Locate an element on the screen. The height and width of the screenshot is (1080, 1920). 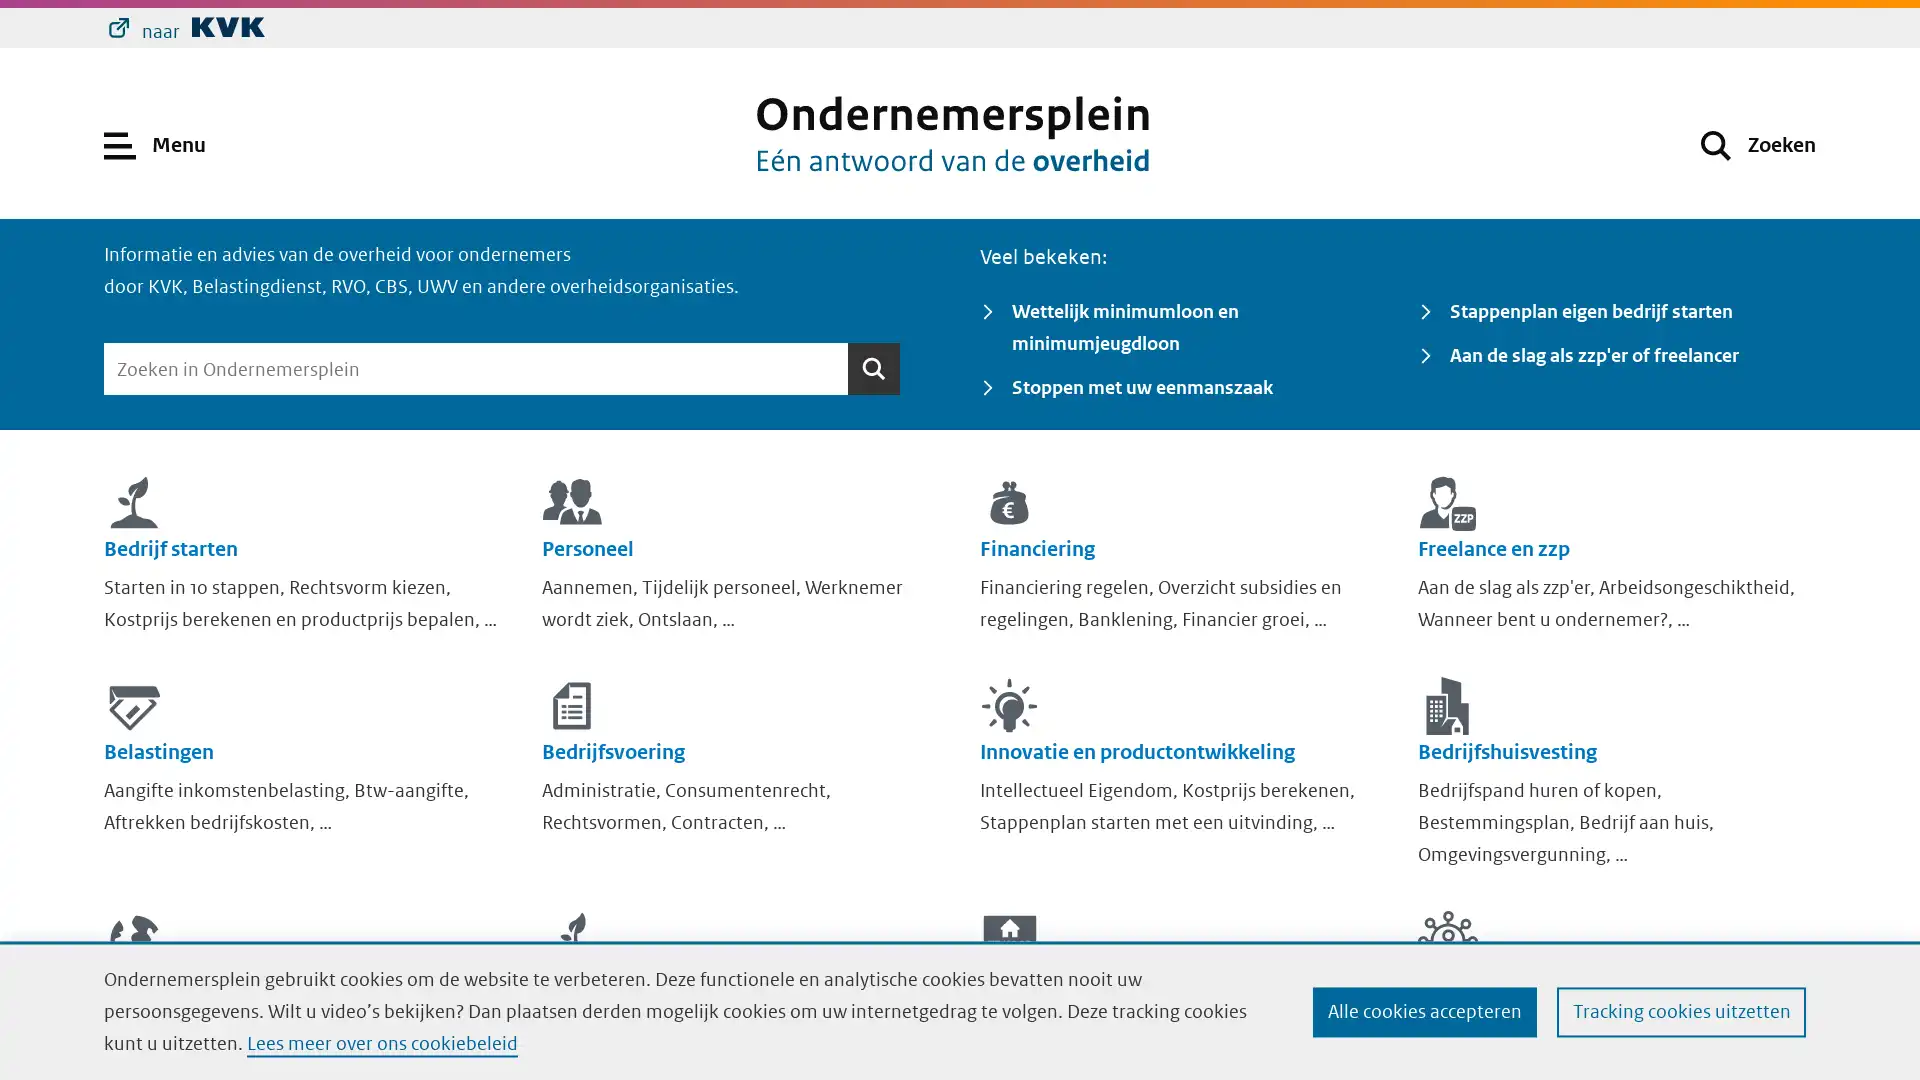
Tracking cookies uitzetten is located at coordinates (1680, 1011).